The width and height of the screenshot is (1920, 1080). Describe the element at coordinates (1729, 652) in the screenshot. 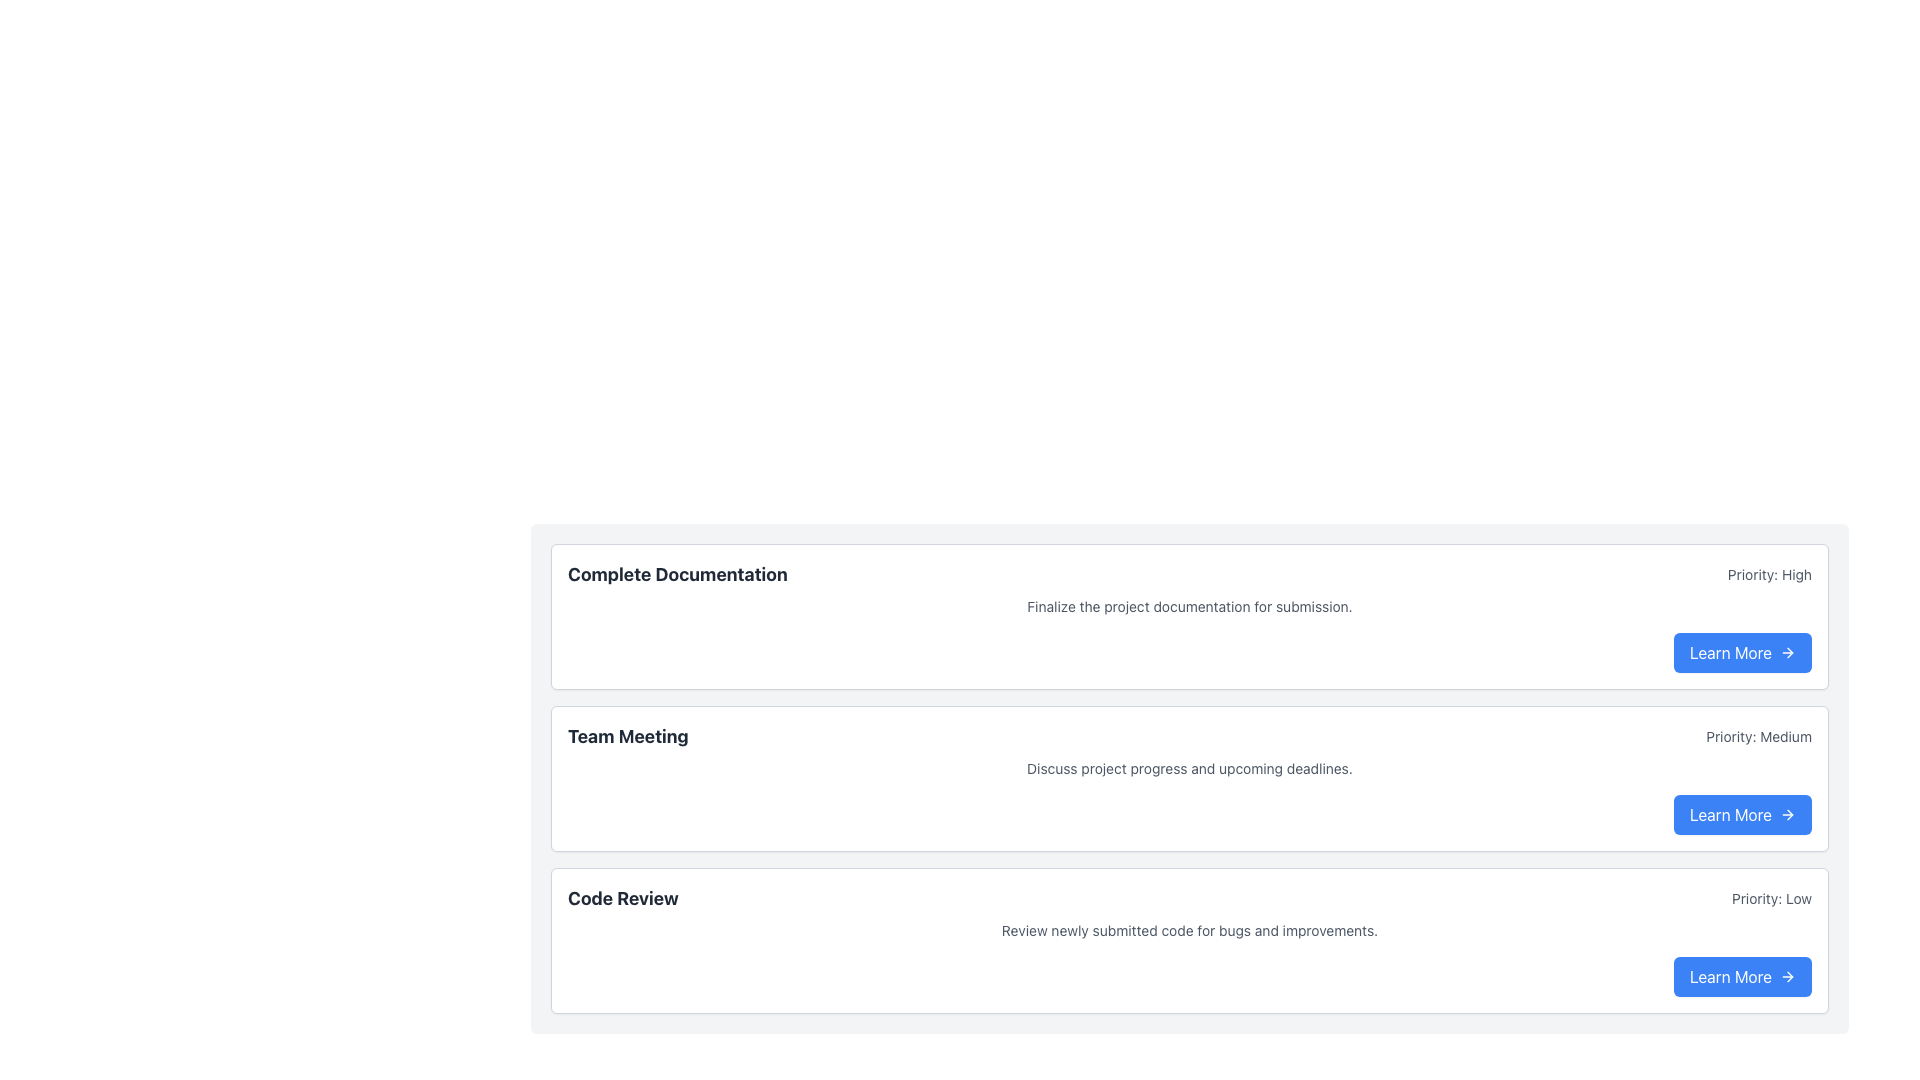

I see `the button labeled 'Learn More' which is styled with white text on a blue background, located on the right side of the first row of information blocks, adjacent to an arrow icon` at that location.